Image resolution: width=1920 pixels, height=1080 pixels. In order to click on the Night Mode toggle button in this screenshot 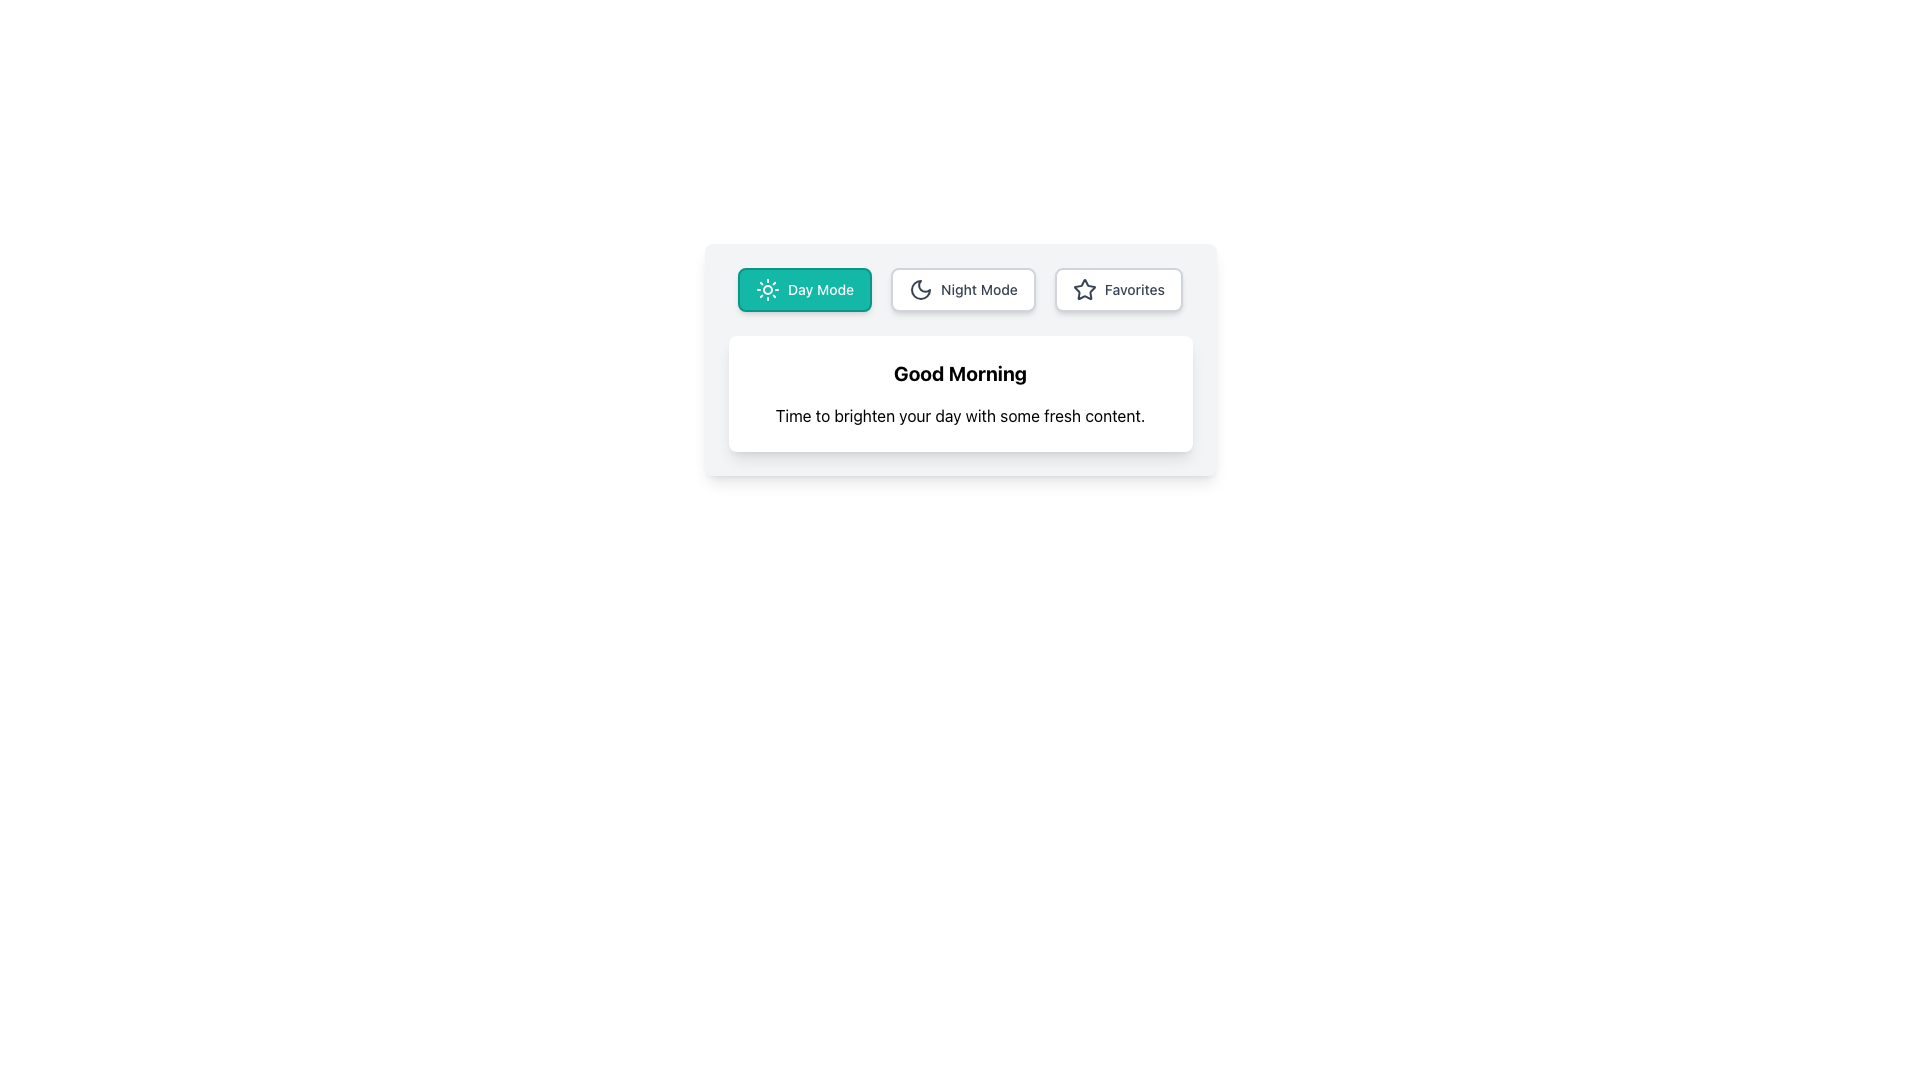, I will do `click(963, 289)`.